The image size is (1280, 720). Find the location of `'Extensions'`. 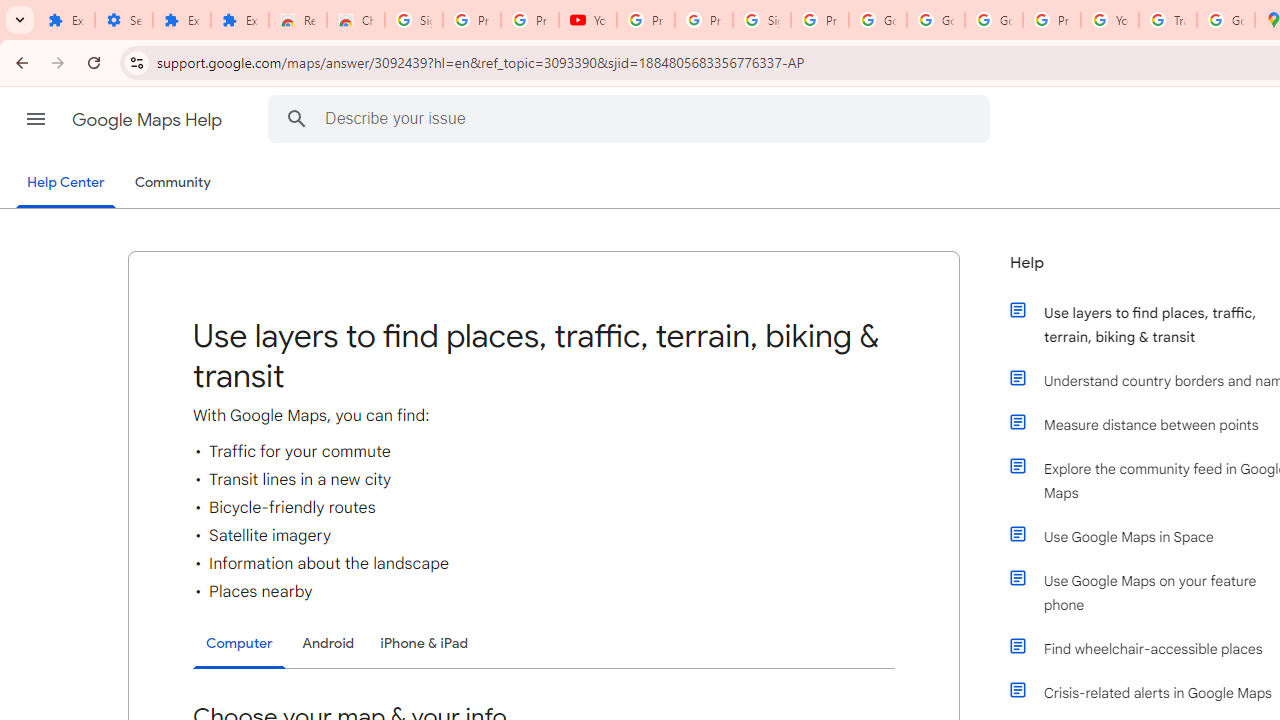

'Extensions' is located at coordinates (65, 20).